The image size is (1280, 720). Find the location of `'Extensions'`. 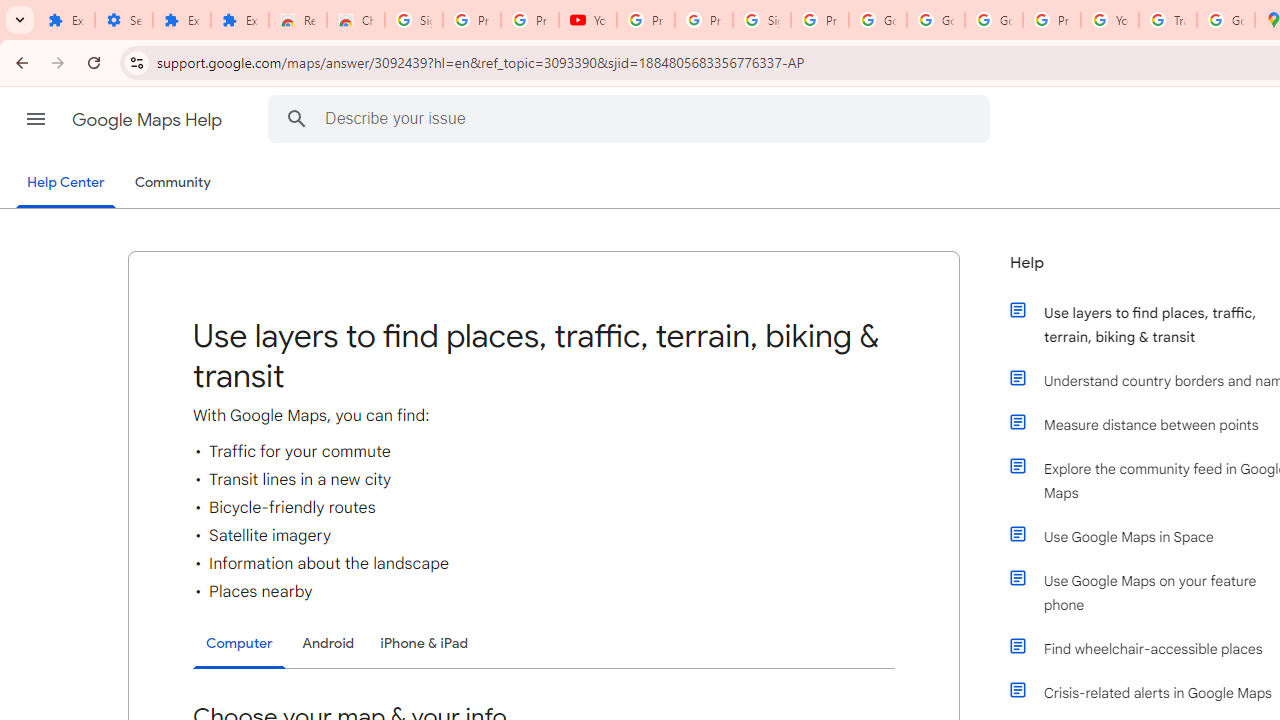

'Extensions' is located at coordinates (65, 20).